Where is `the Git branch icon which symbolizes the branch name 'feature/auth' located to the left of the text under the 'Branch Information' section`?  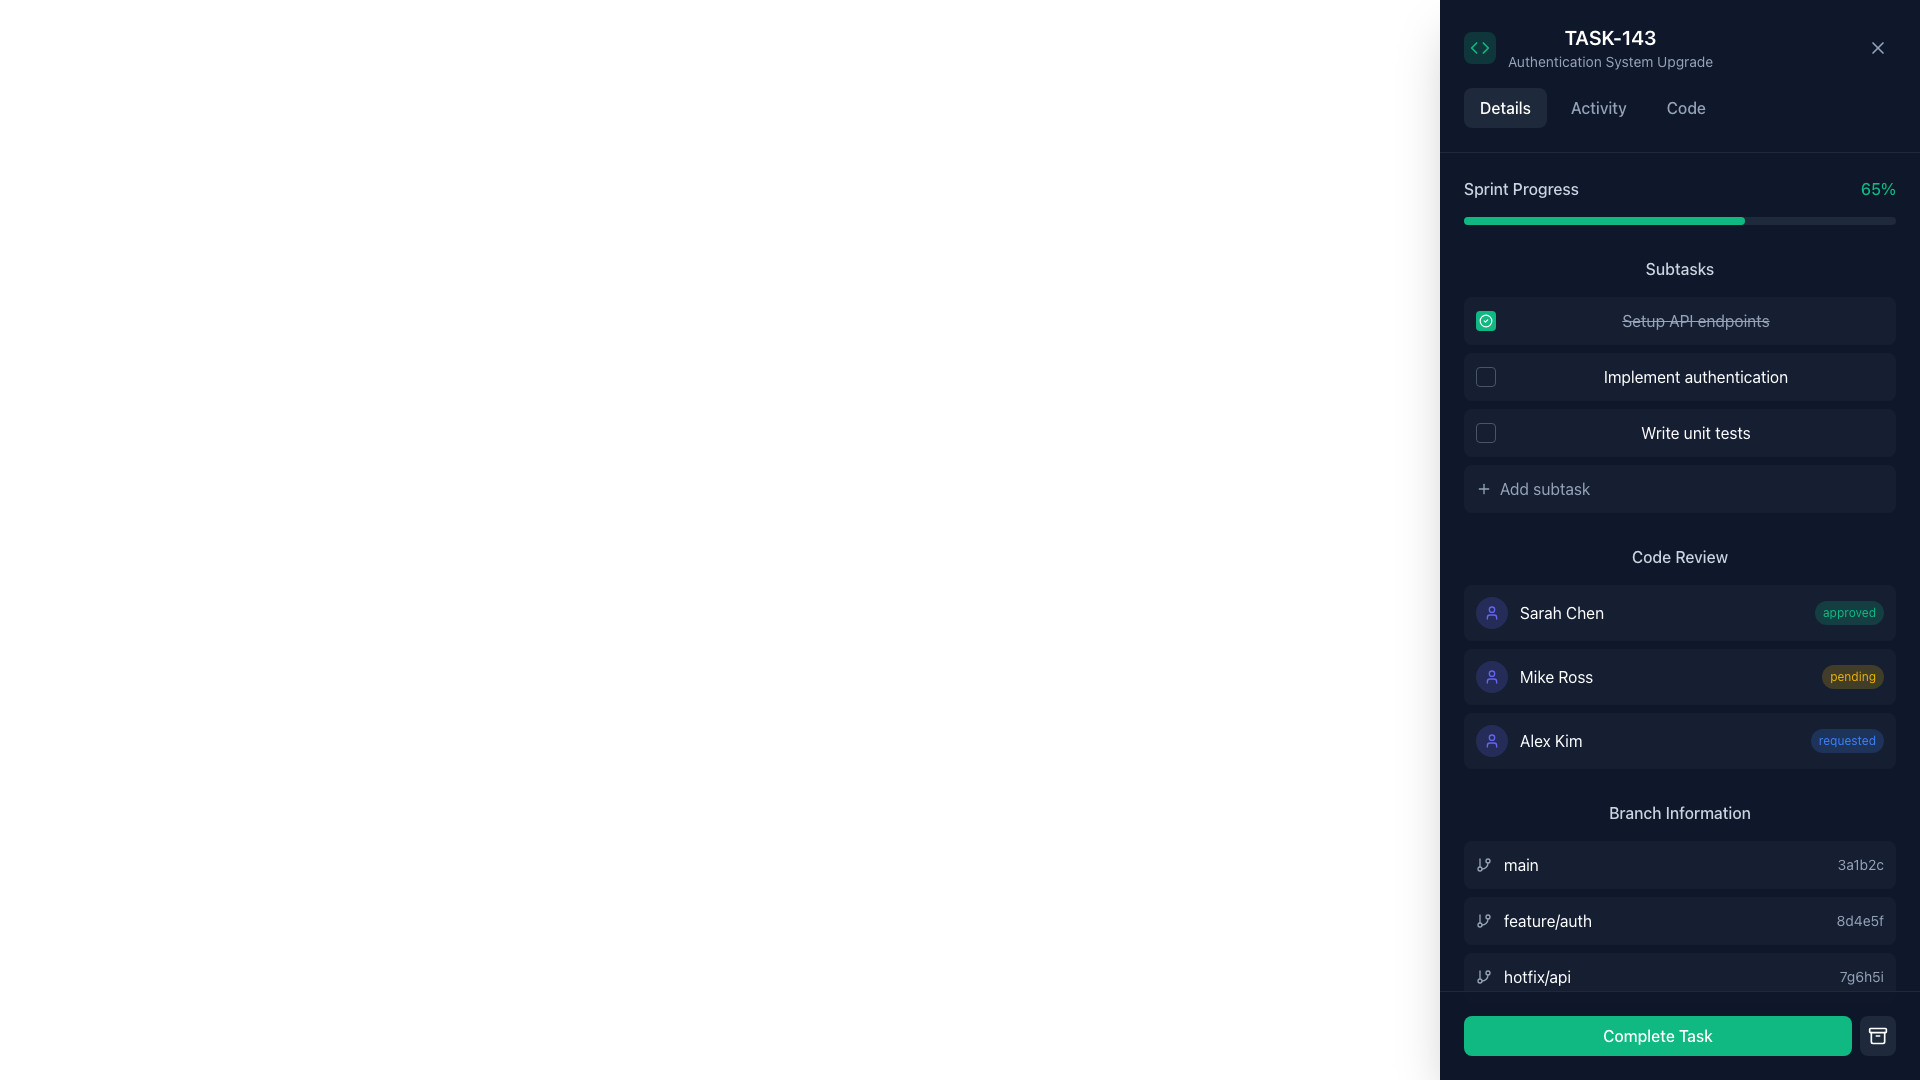
the Git branch icon which symbolizes the branch name 'feature/auth' located to the left of the text under the 'Branch Information' section is located at coordinates (1483, 921).